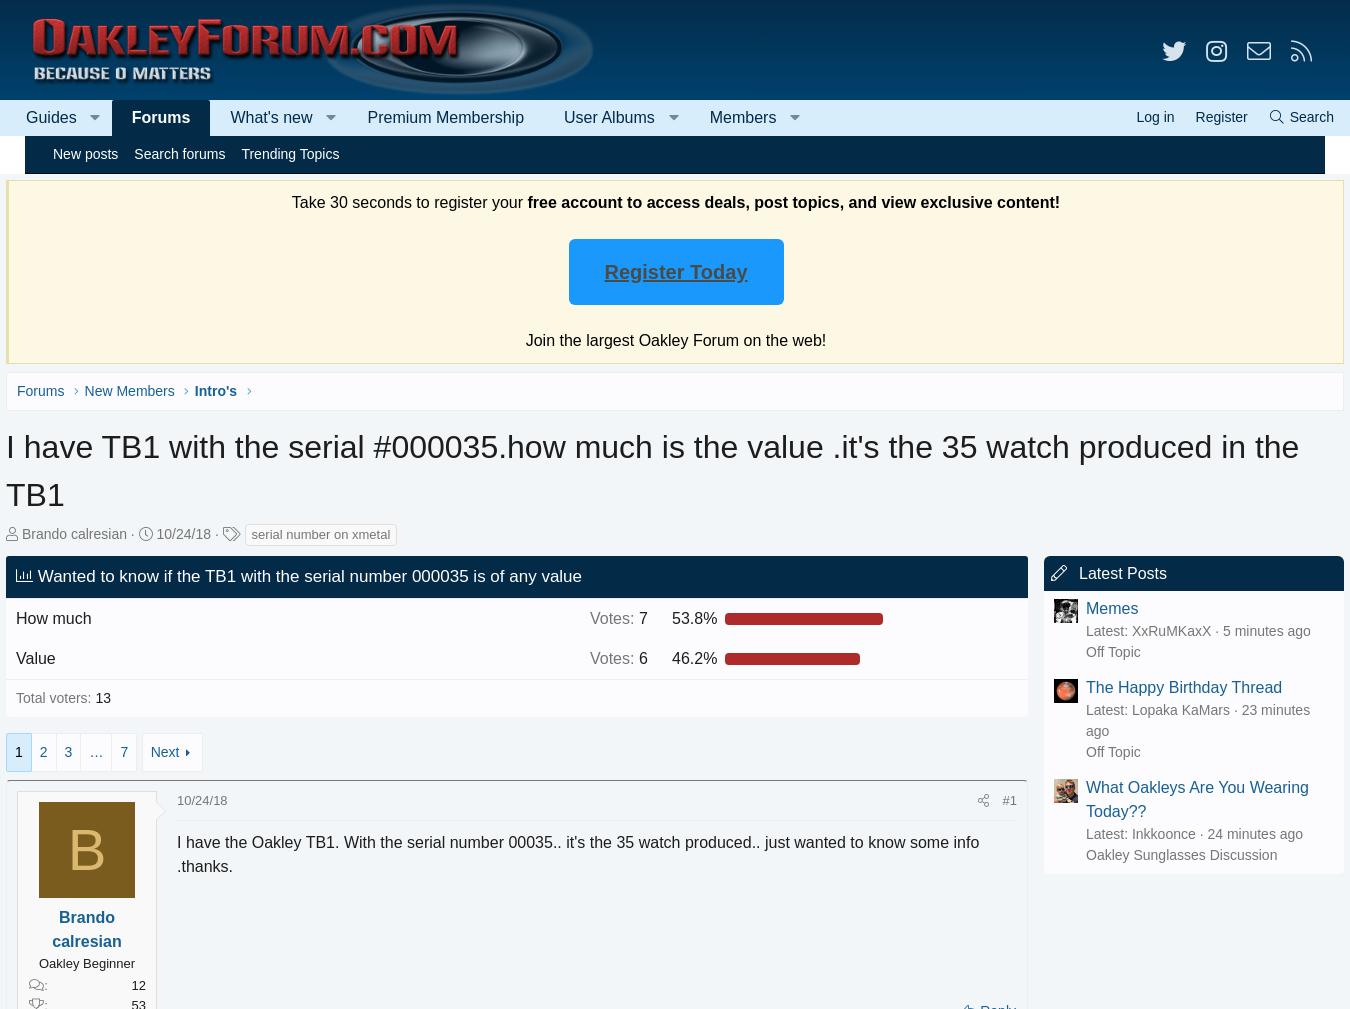 This screenshot has height=1009, width=1350. Describe the element at coordinates (96, 750) in the screenshot. I see `'3'` at that location.